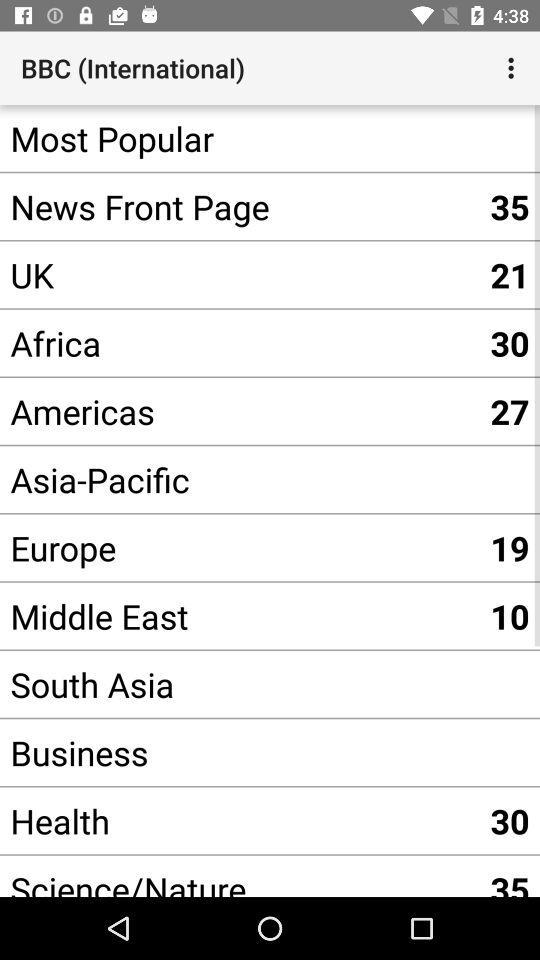 The height and width of the screenshot is (960, 540). What do you see at coordinates (509, 547) in the screenshot?
I see `item to the right of the asia-pacific icon` at bounding box center [509, 547].